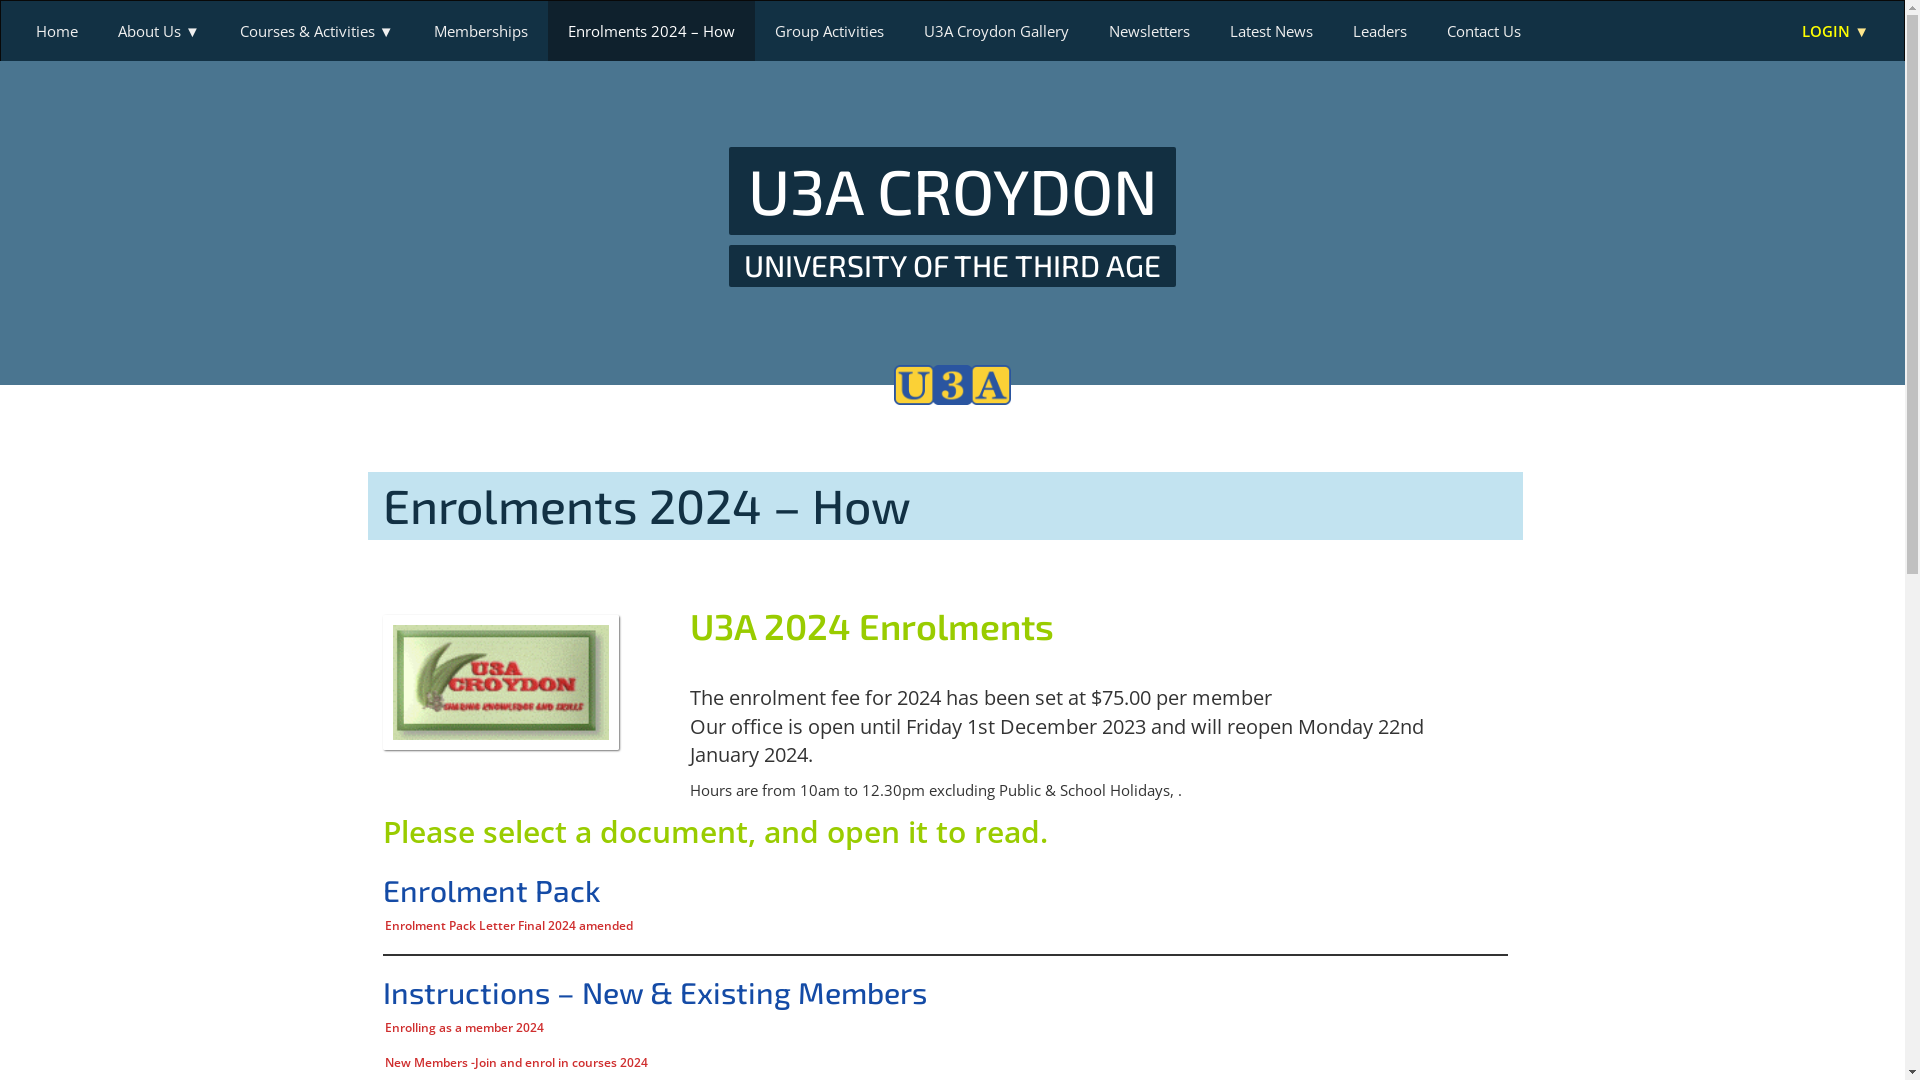 The width and height of the screenshot is (1920, 1080). Describe the element at coordinates (508, 925) in the screenshot. I see `'Enrolment Pack Letter Final 2024 amended'` at that location.